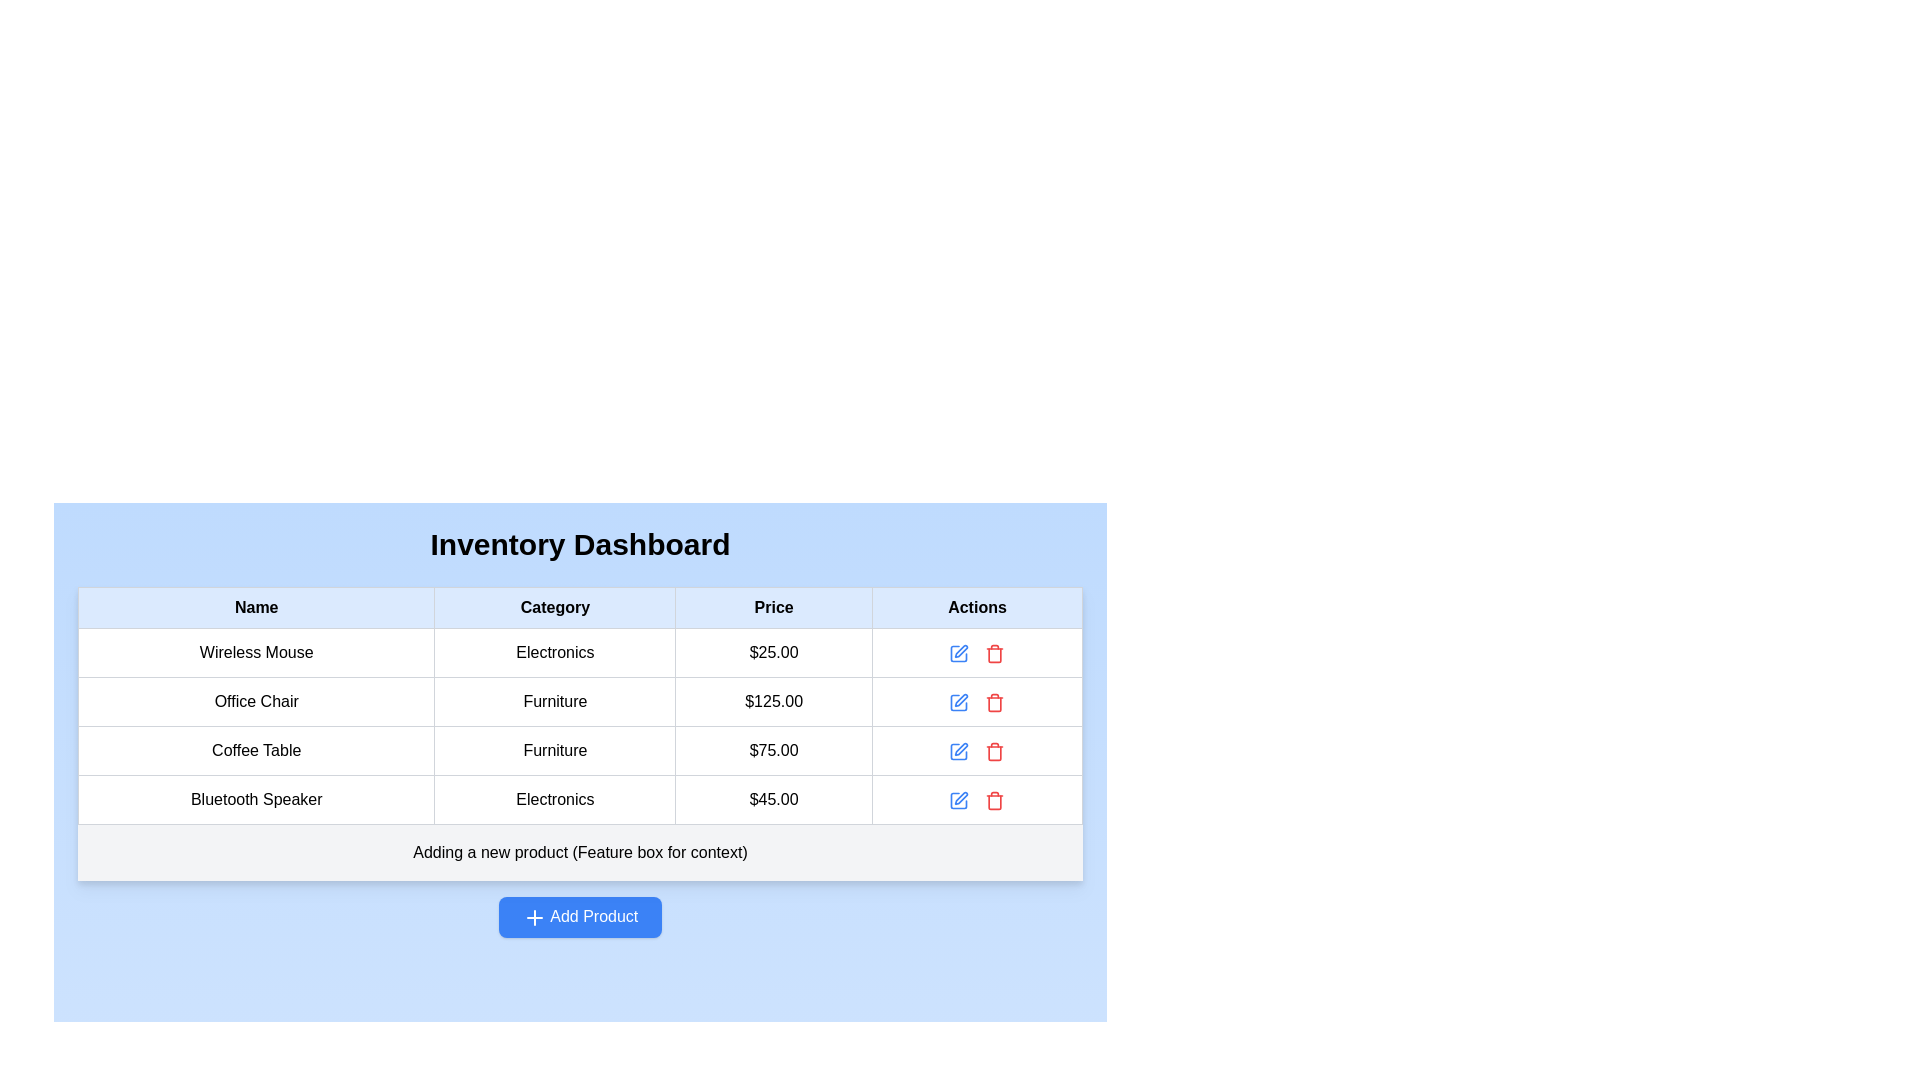 Image resolution: width=1920 pixels, height=1080 pixels. What do you see at coordinates (255, 607) in the screenshot?
I see `the 'Name' column header in the inventory table` at bounding box center [255, 607].